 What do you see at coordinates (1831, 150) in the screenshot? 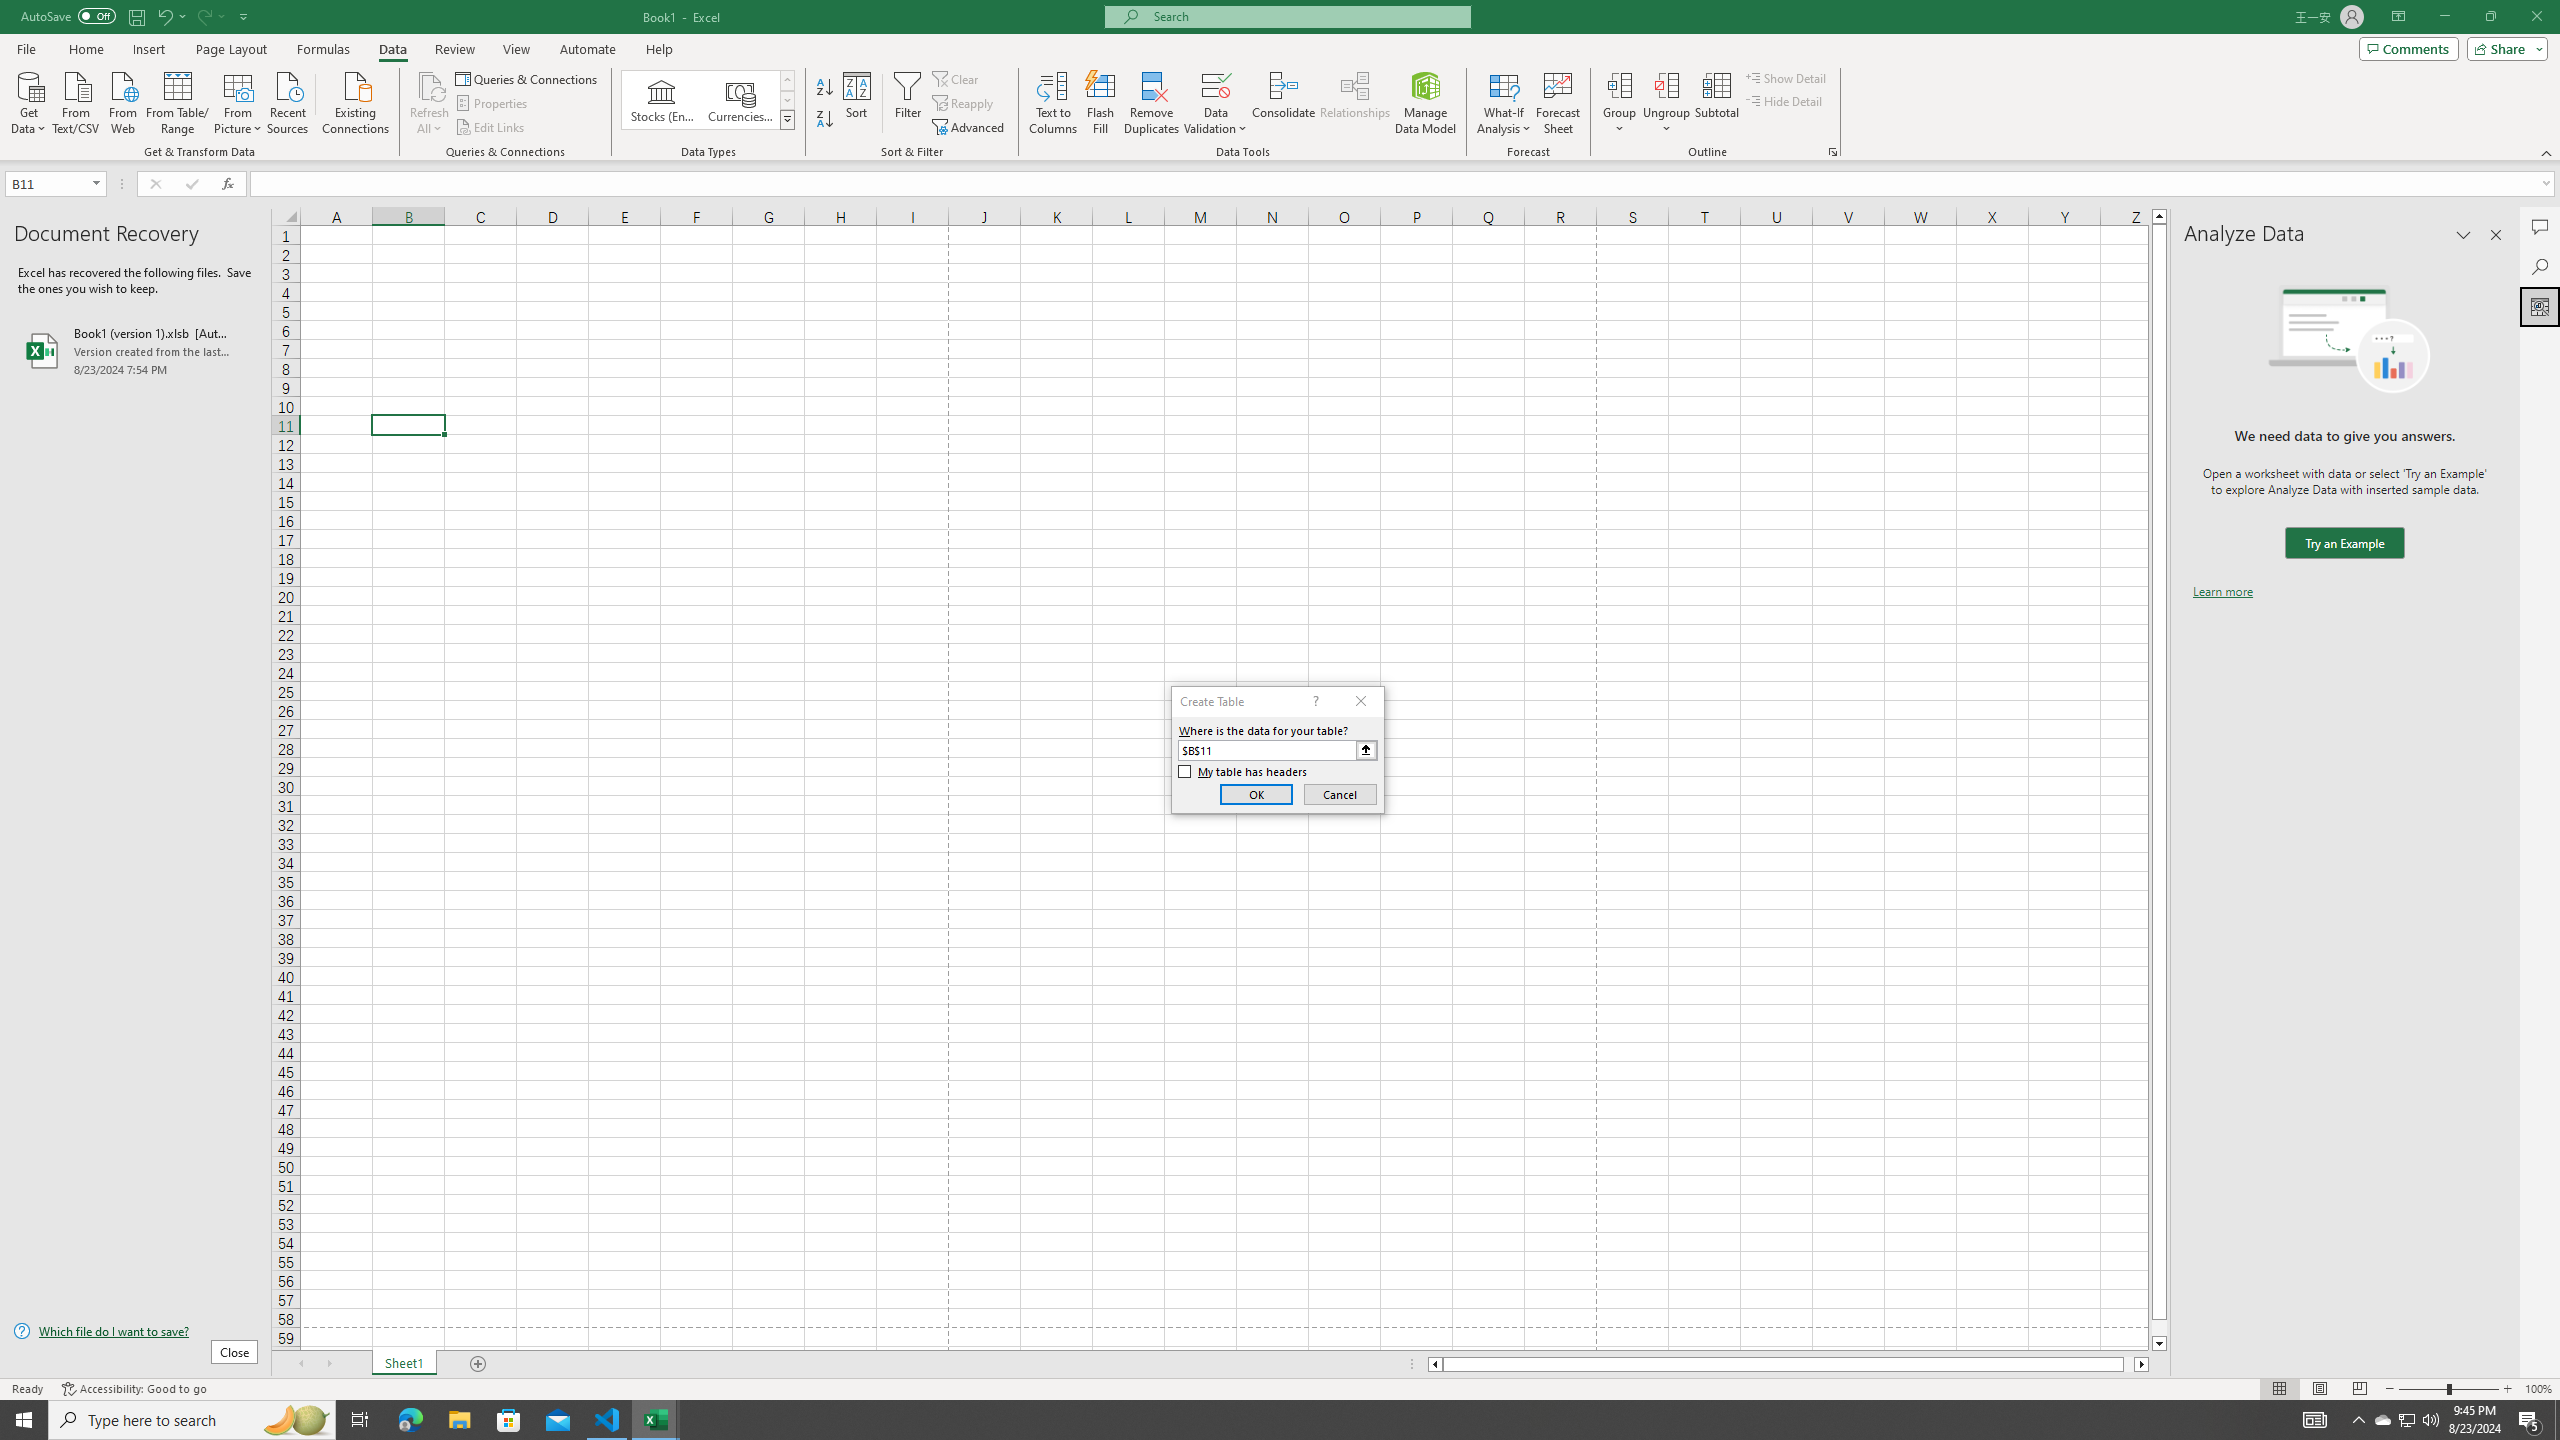
I see `'Group and Outline Settings'` at bounding box center [1831, 150].